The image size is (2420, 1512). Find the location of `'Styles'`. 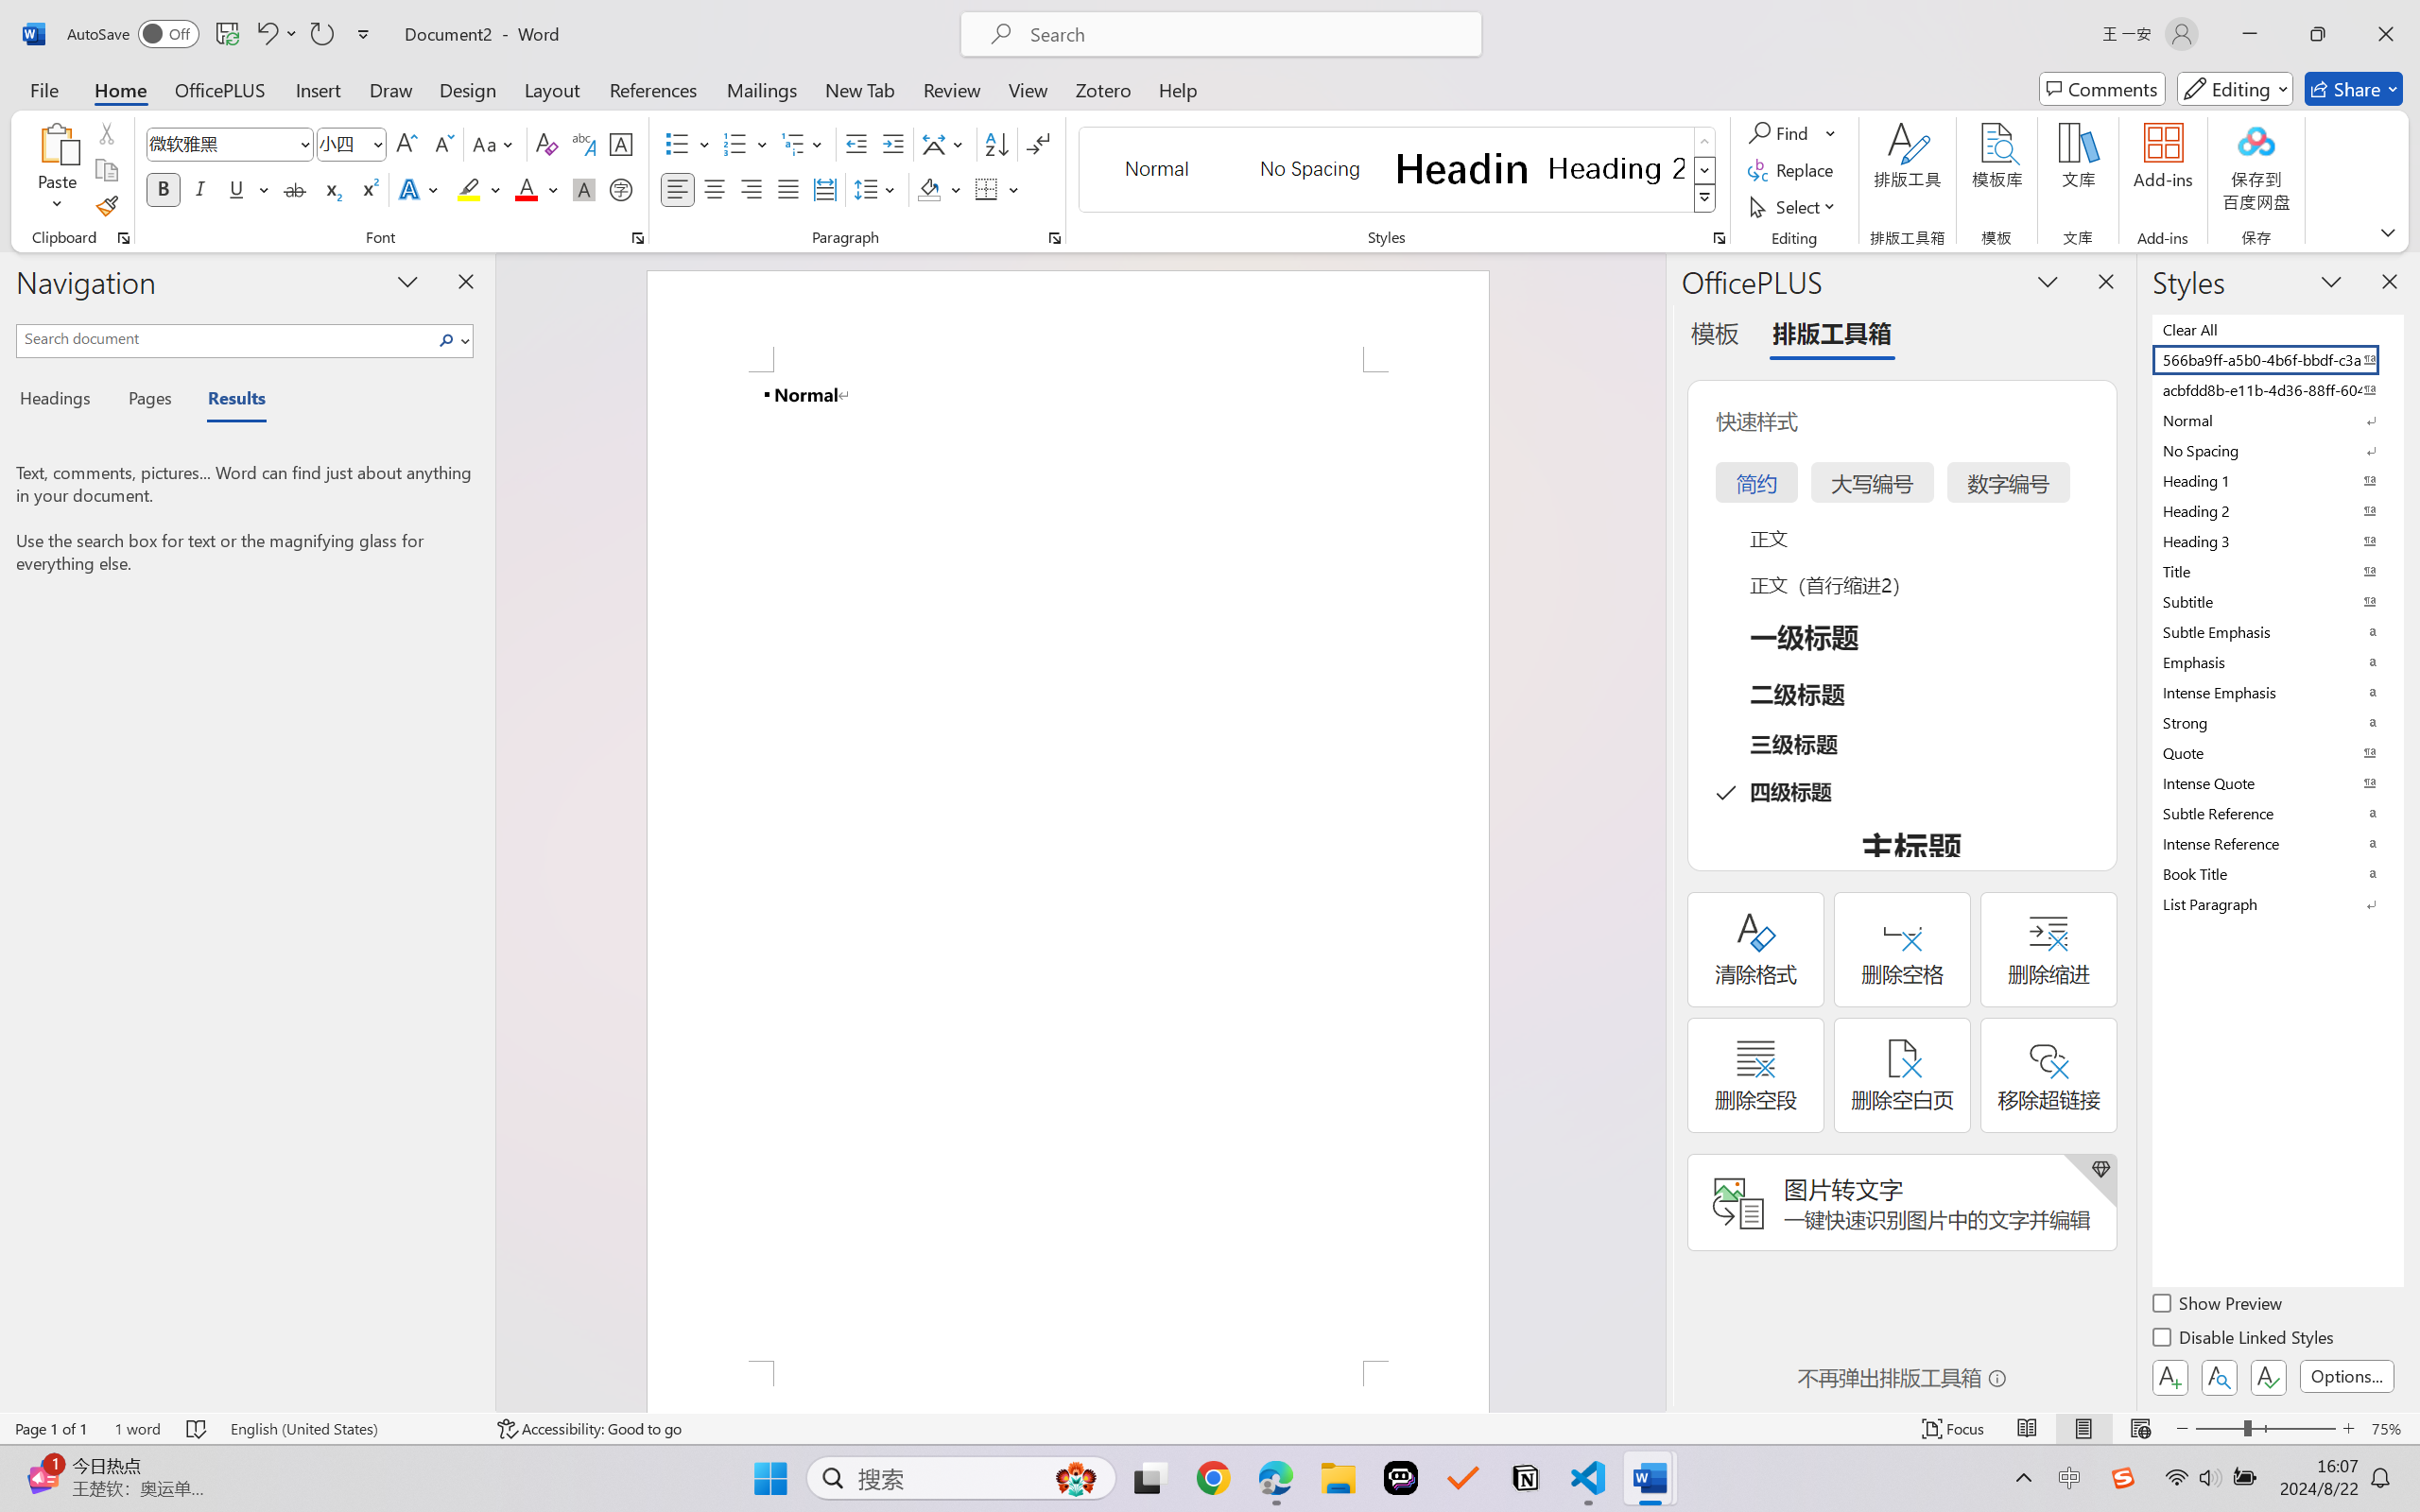

'Styles' is located at coordinates (1703, 198).